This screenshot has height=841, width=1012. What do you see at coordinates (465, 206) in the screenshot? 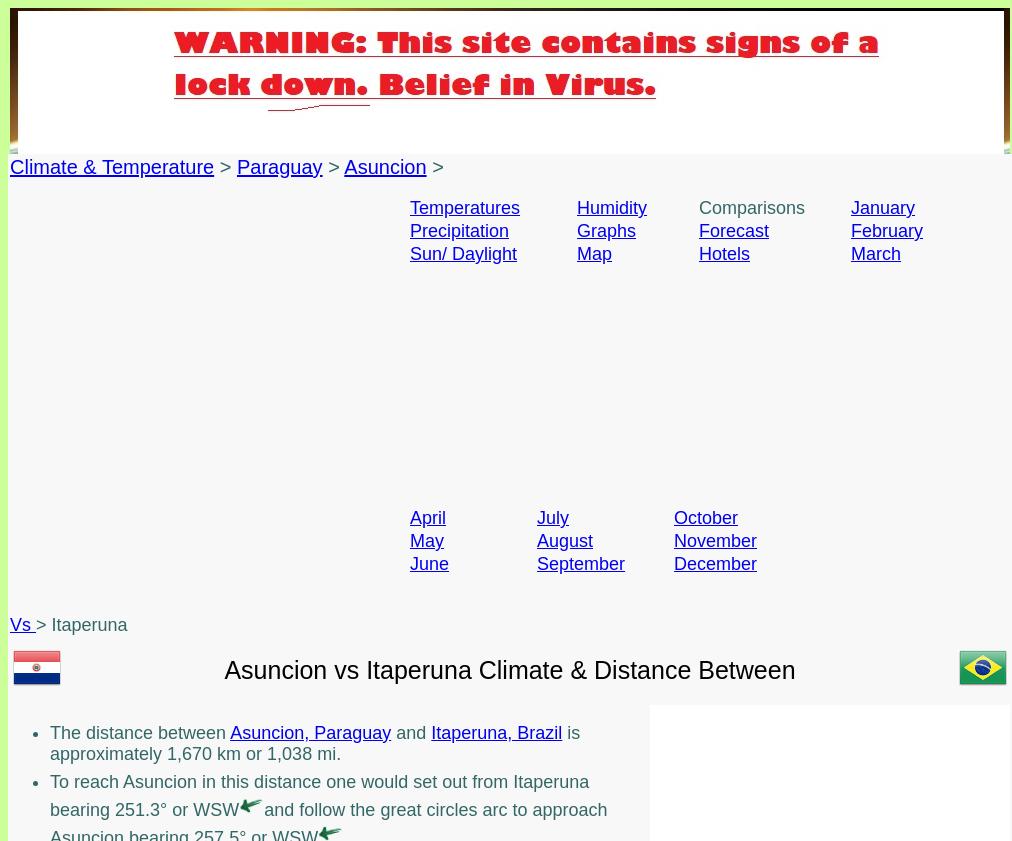
I see `'Temperatures'` at bounding box center [465, 206].